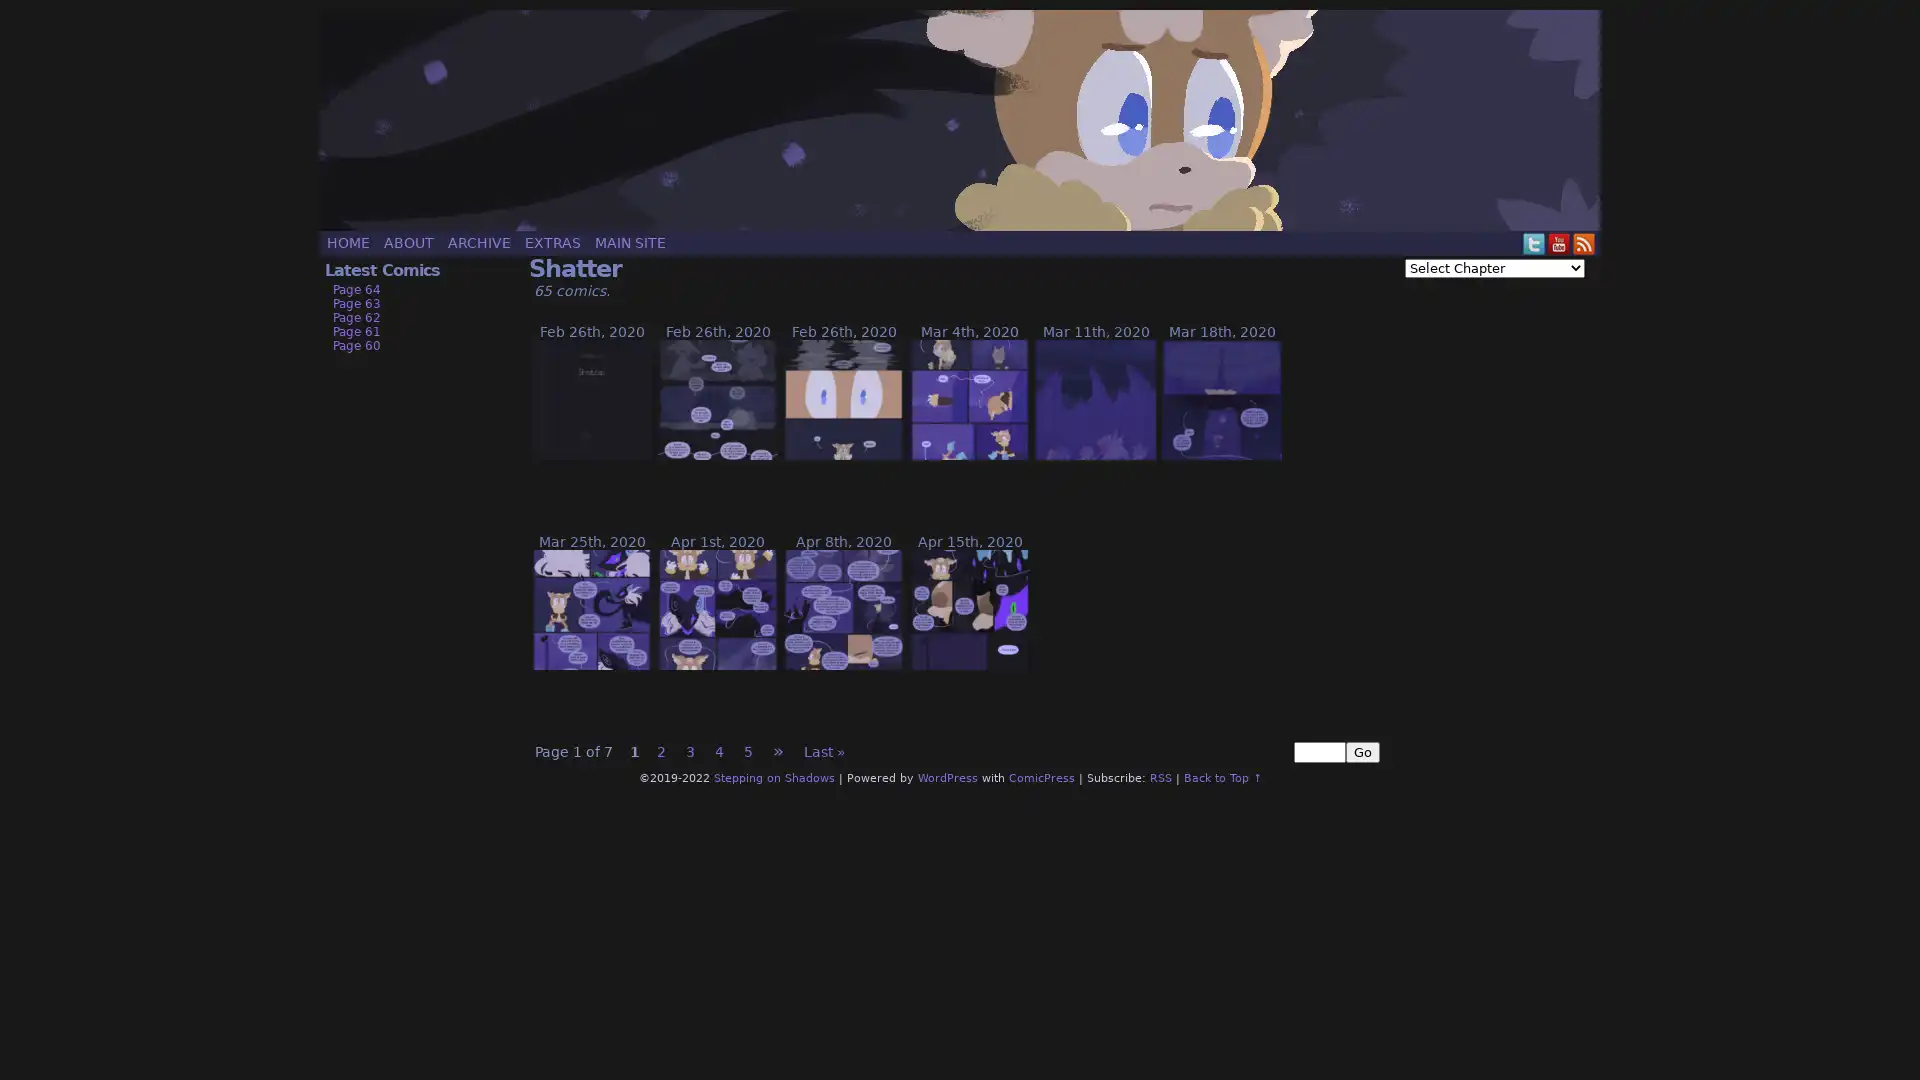  What do you see at coordinates (1362, 752) in the screenshot?
I see `Go` at bounding box center [1362, 752].